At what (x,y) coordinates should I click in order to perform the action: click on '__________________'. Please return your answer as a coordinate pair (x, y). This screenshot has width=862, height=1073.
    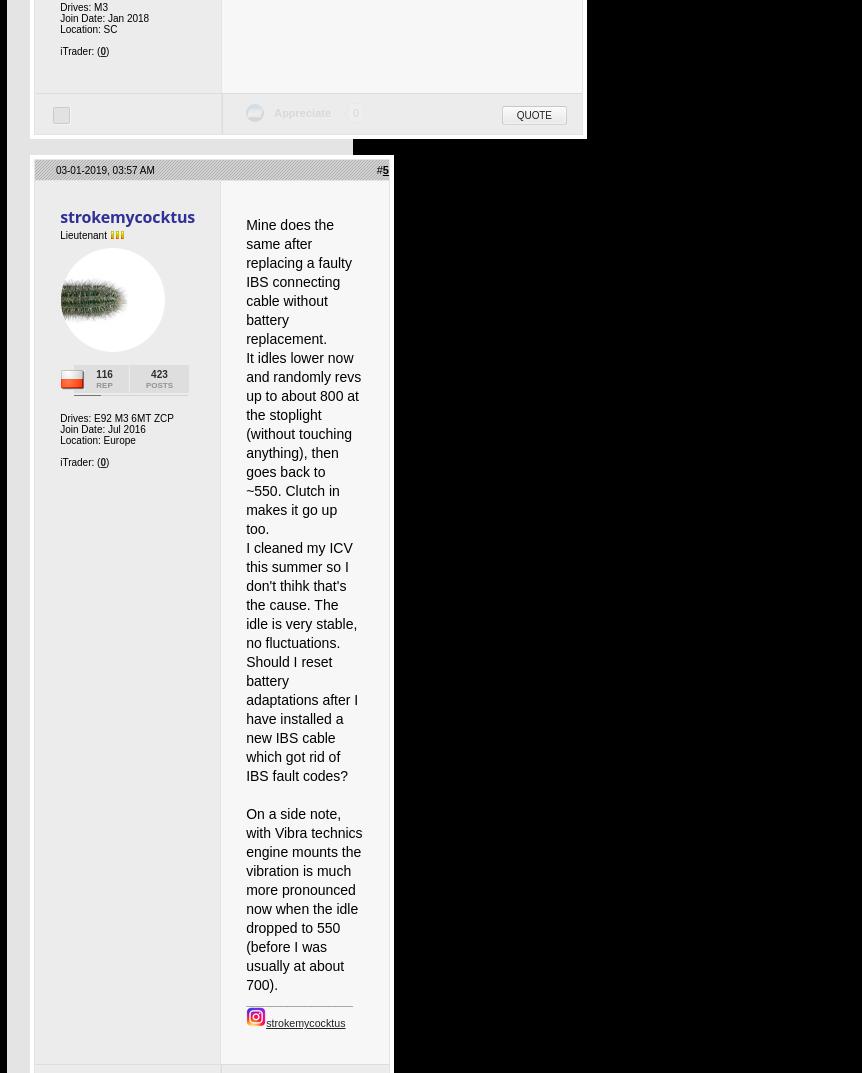
    Looking at the image, I should click on (245, 1000).